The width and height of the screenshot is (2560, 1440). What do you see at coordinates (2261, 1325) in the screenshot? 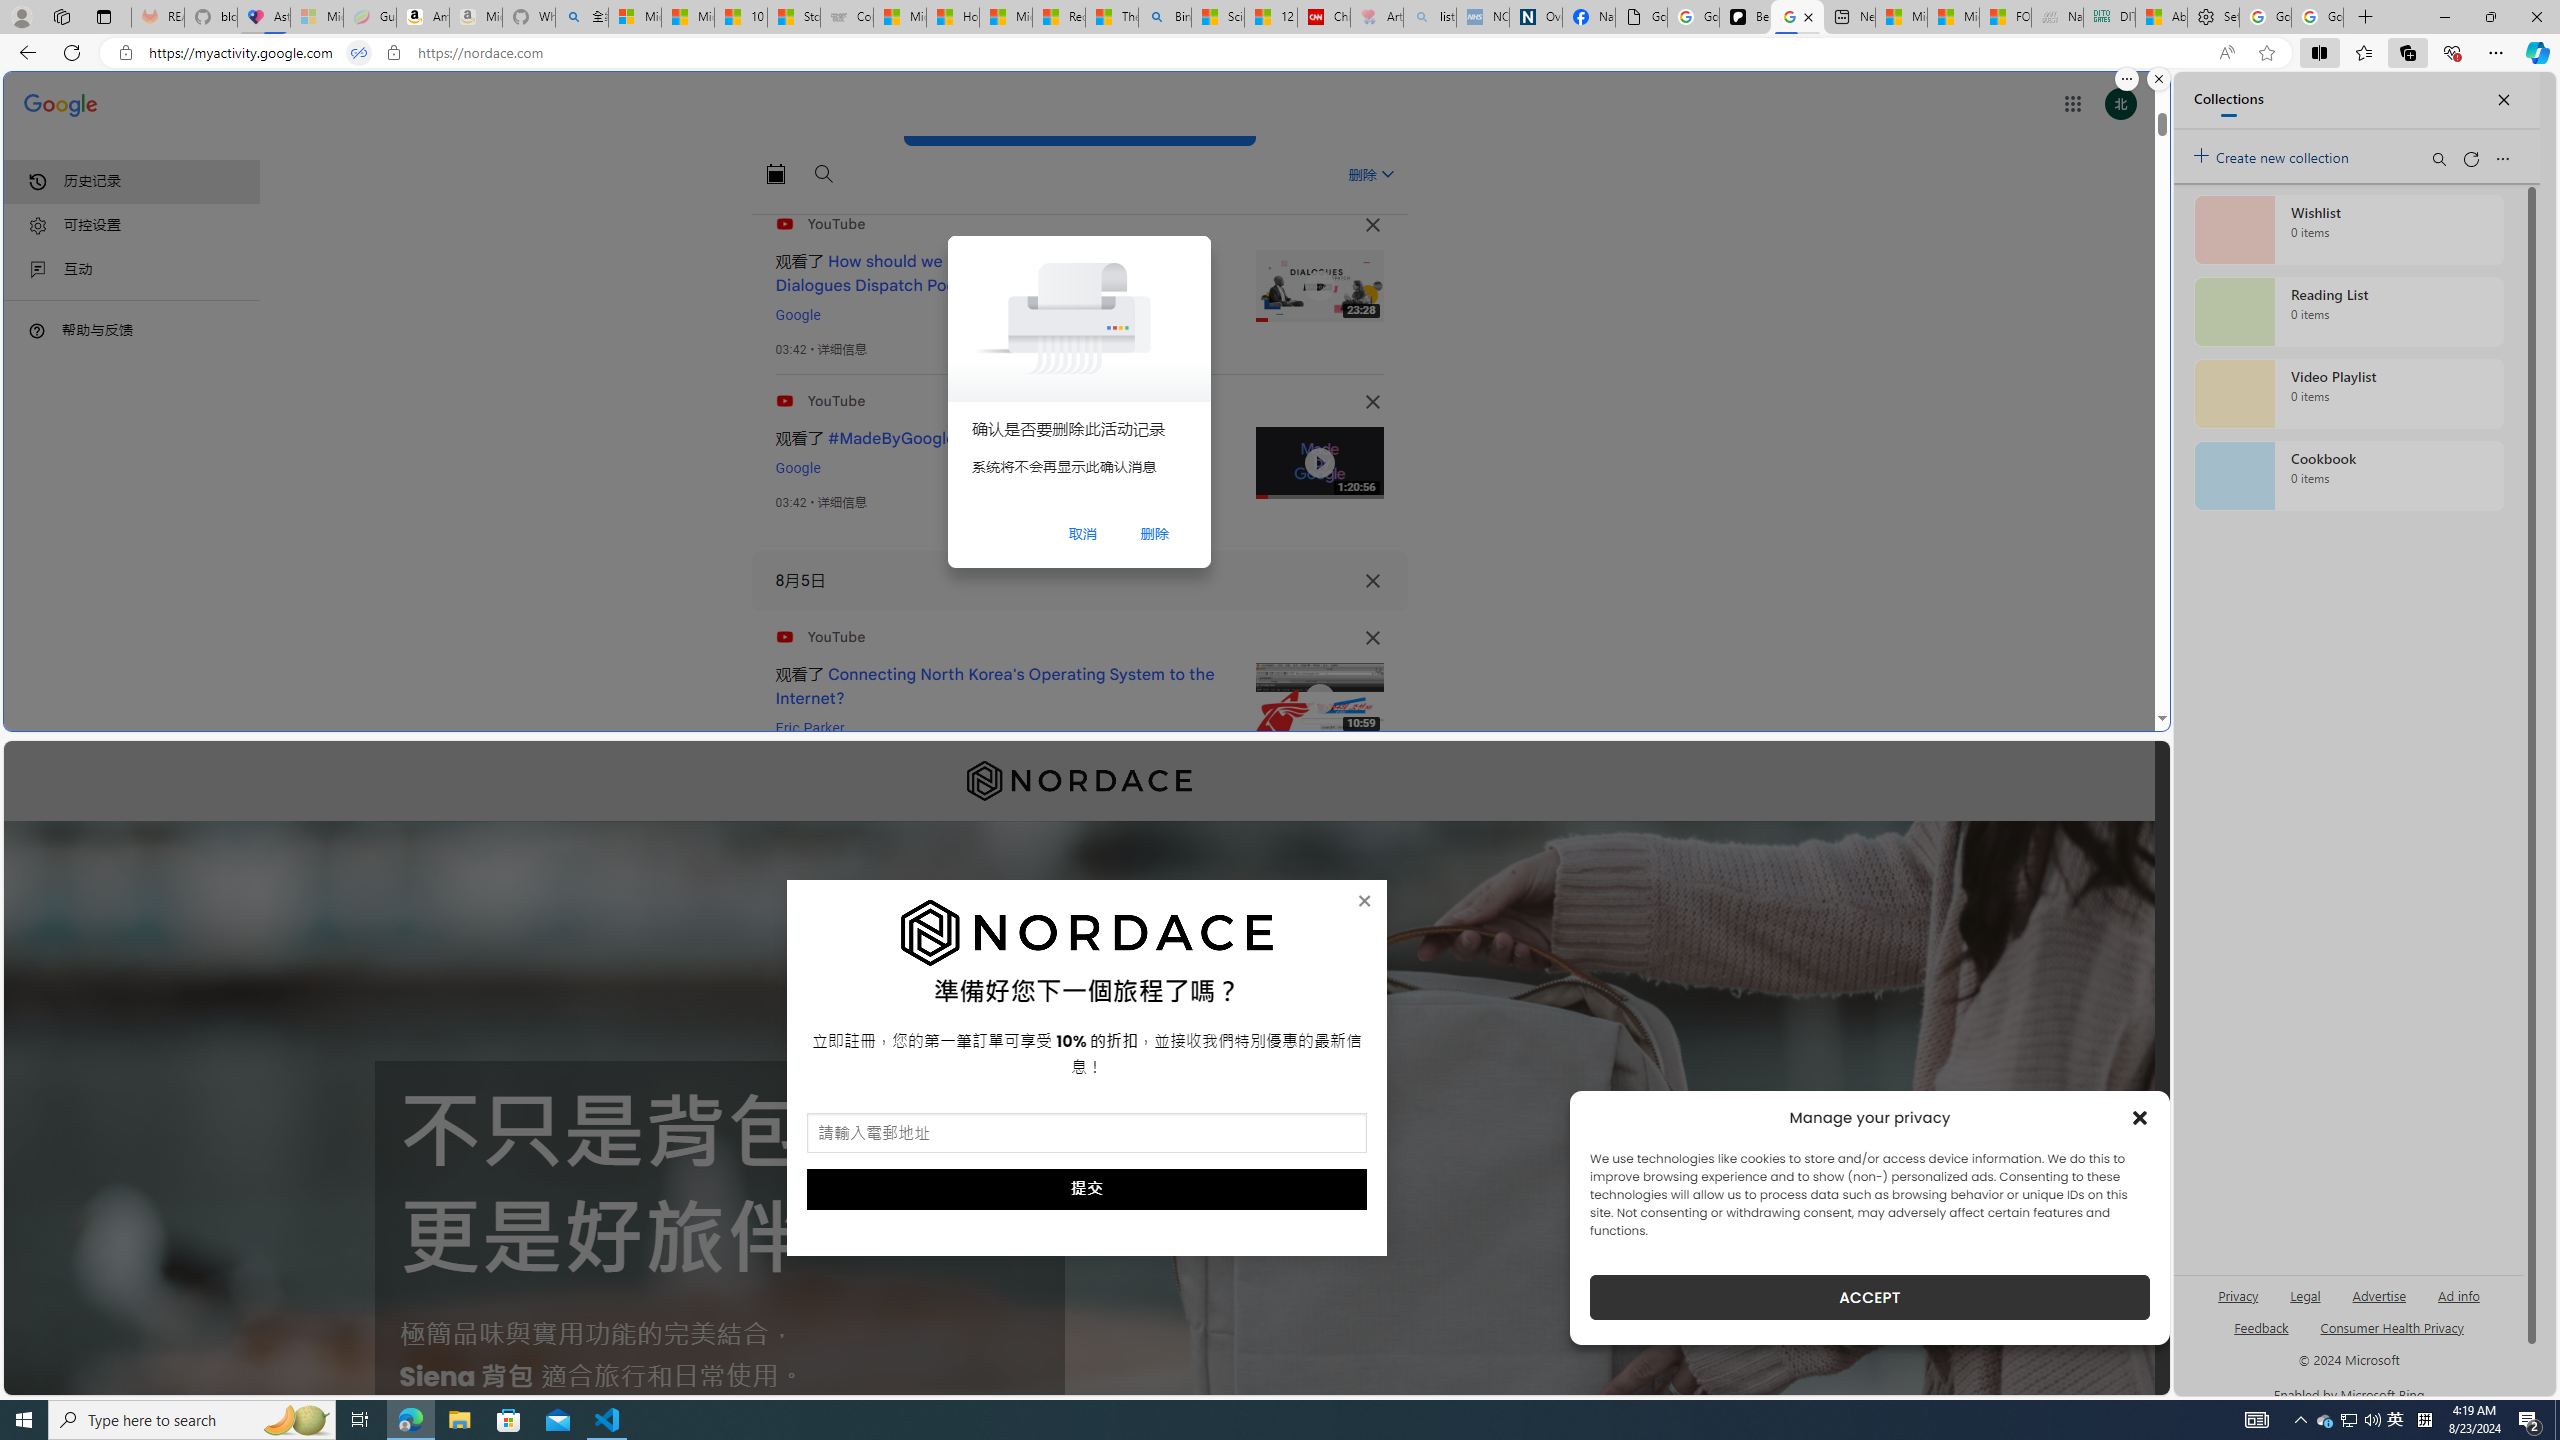
I see `'AutomationID: sb_feedback'` at bounding box center [2261, 1325].